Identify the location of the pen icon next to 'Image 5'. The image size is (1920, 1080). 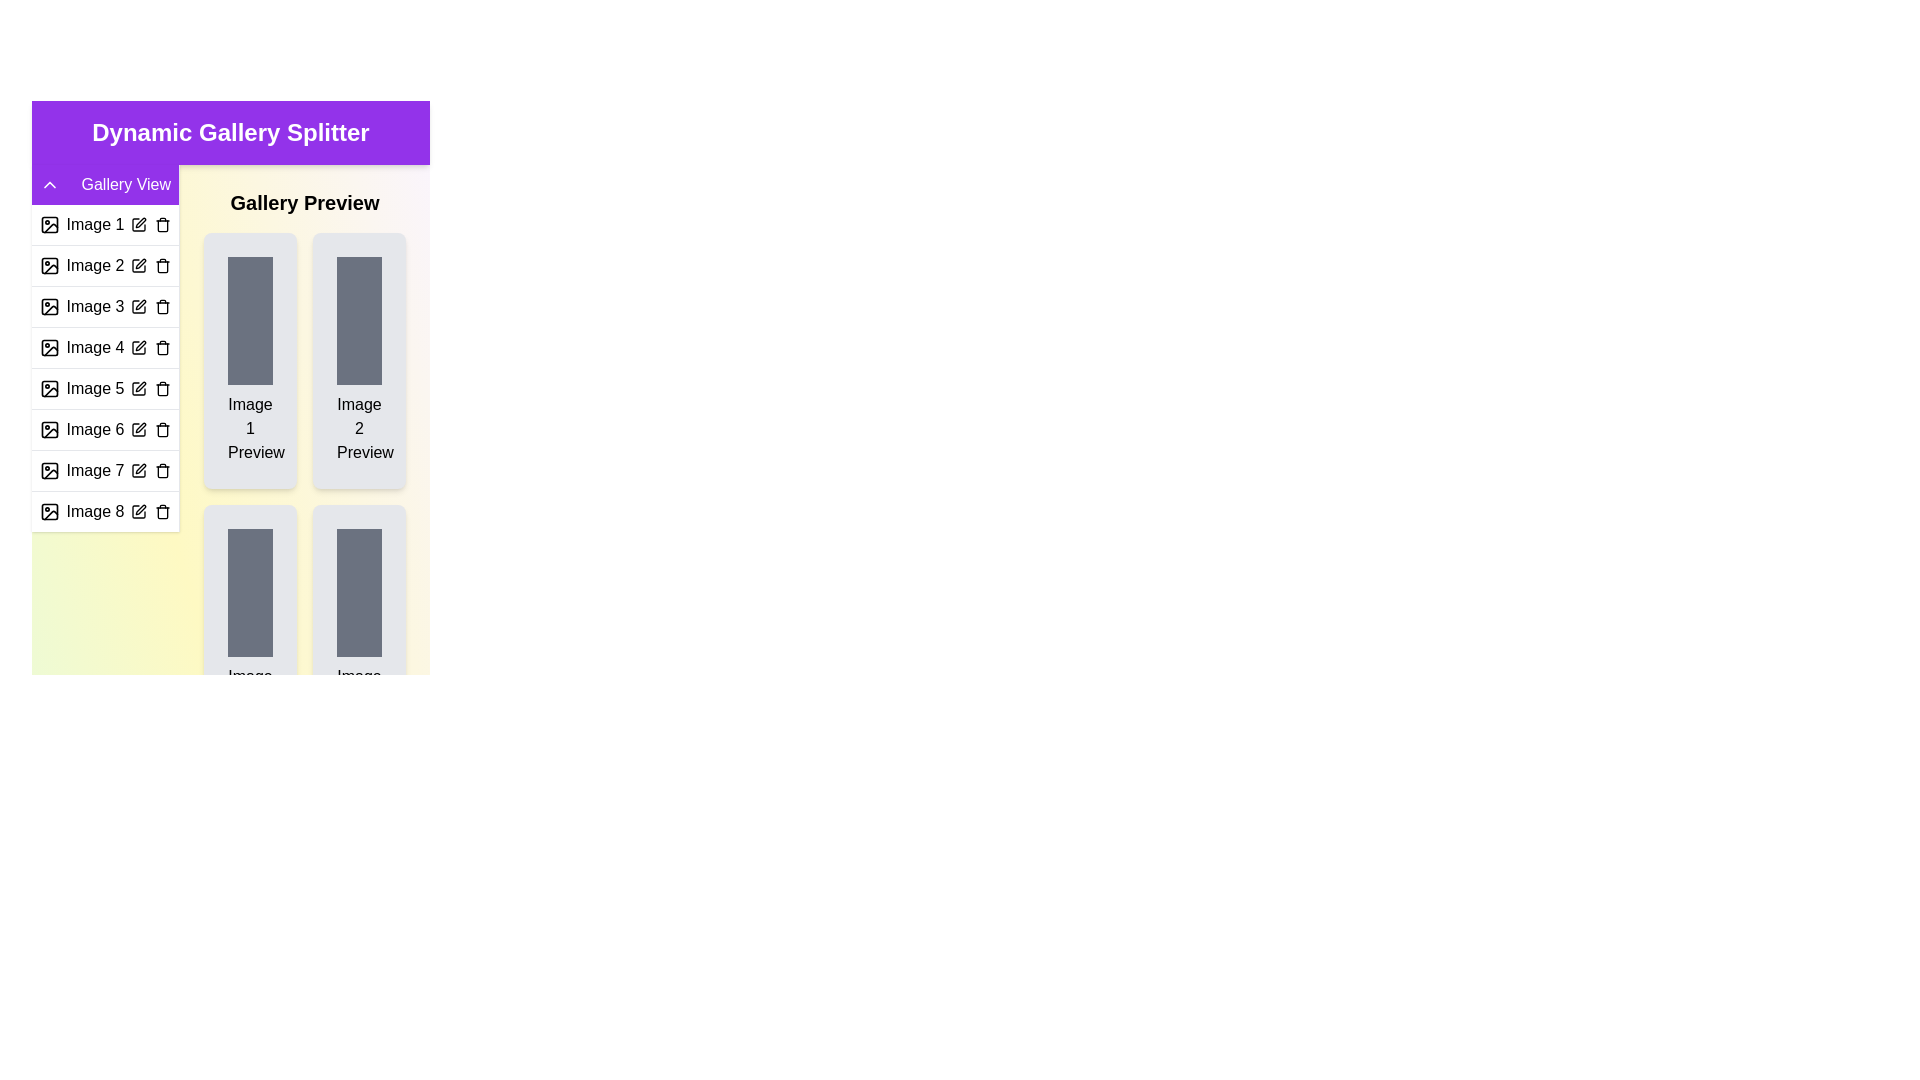
(138, 389).